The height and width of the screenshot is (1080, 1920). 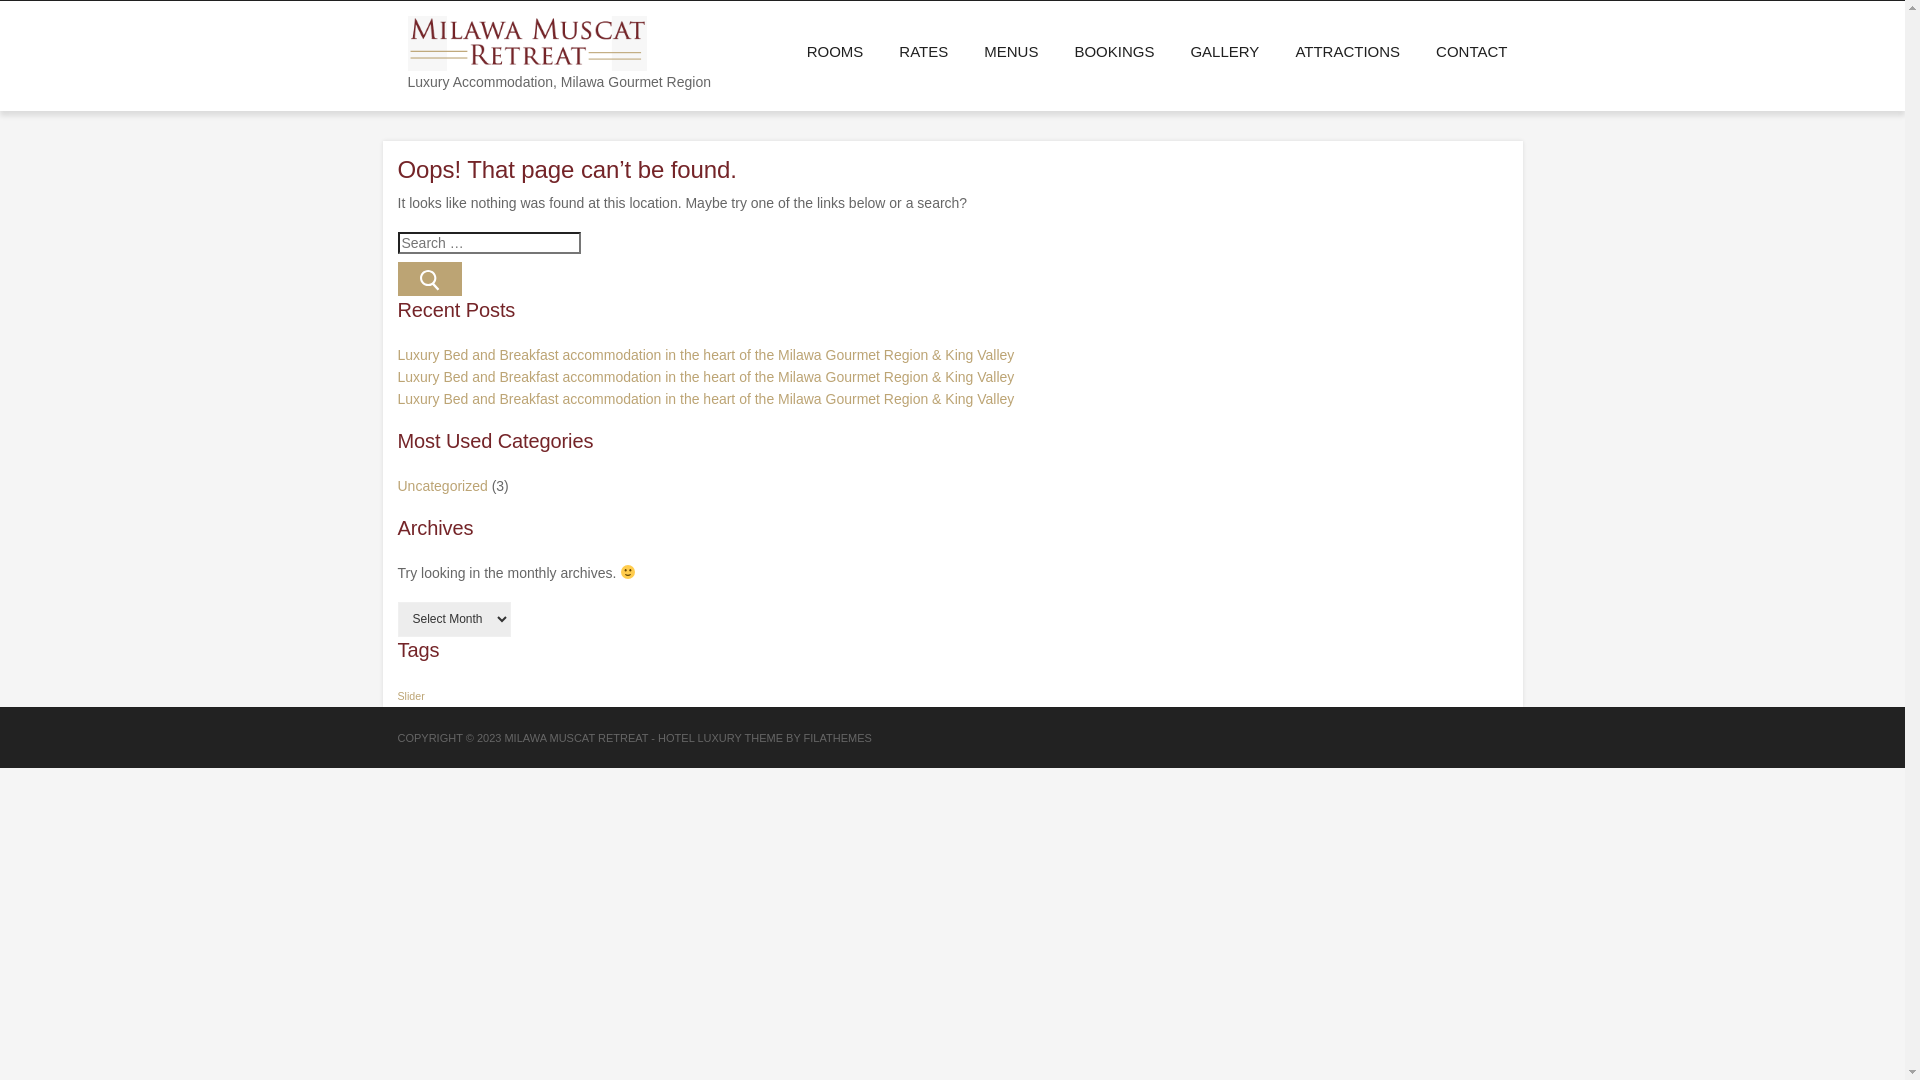 I want to click on 'MENUS', so click(x=1011, y=50).